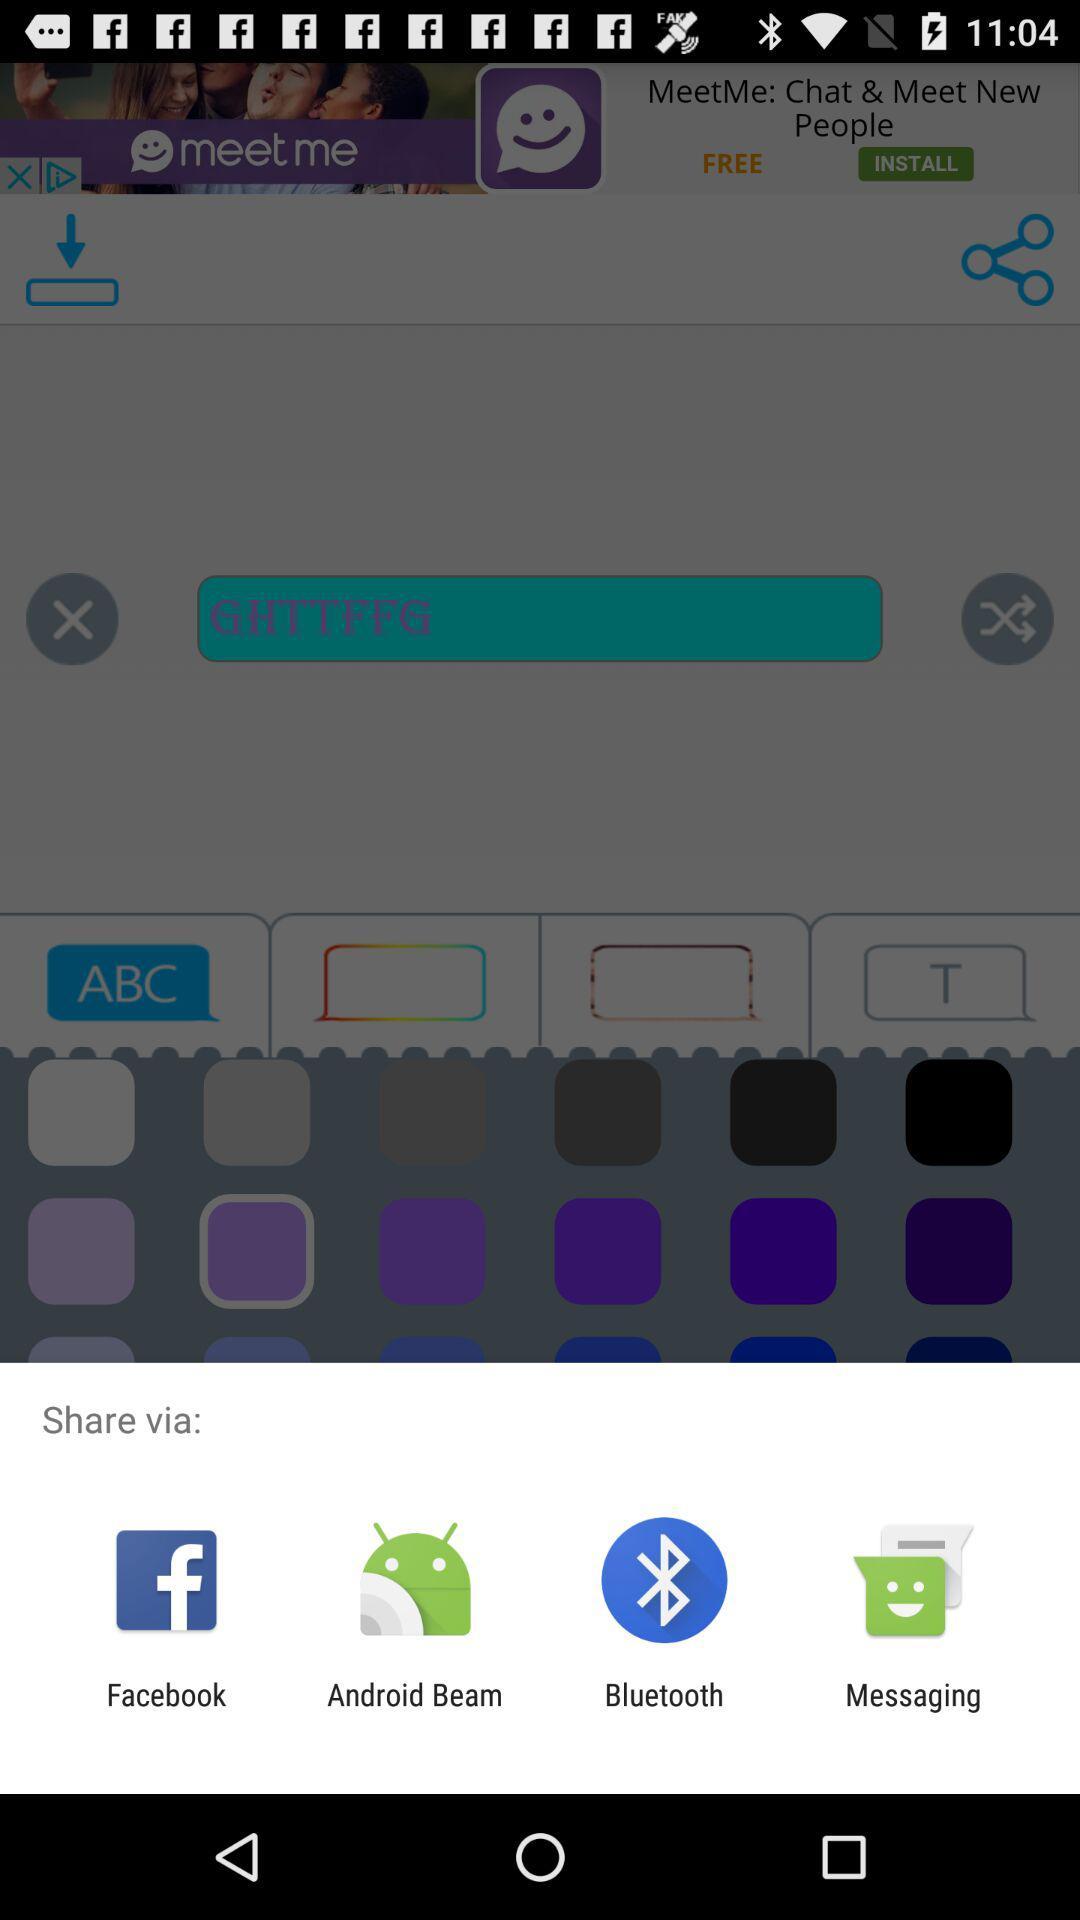  I want to click on item to the right of facebook item, so click(414, 1711).